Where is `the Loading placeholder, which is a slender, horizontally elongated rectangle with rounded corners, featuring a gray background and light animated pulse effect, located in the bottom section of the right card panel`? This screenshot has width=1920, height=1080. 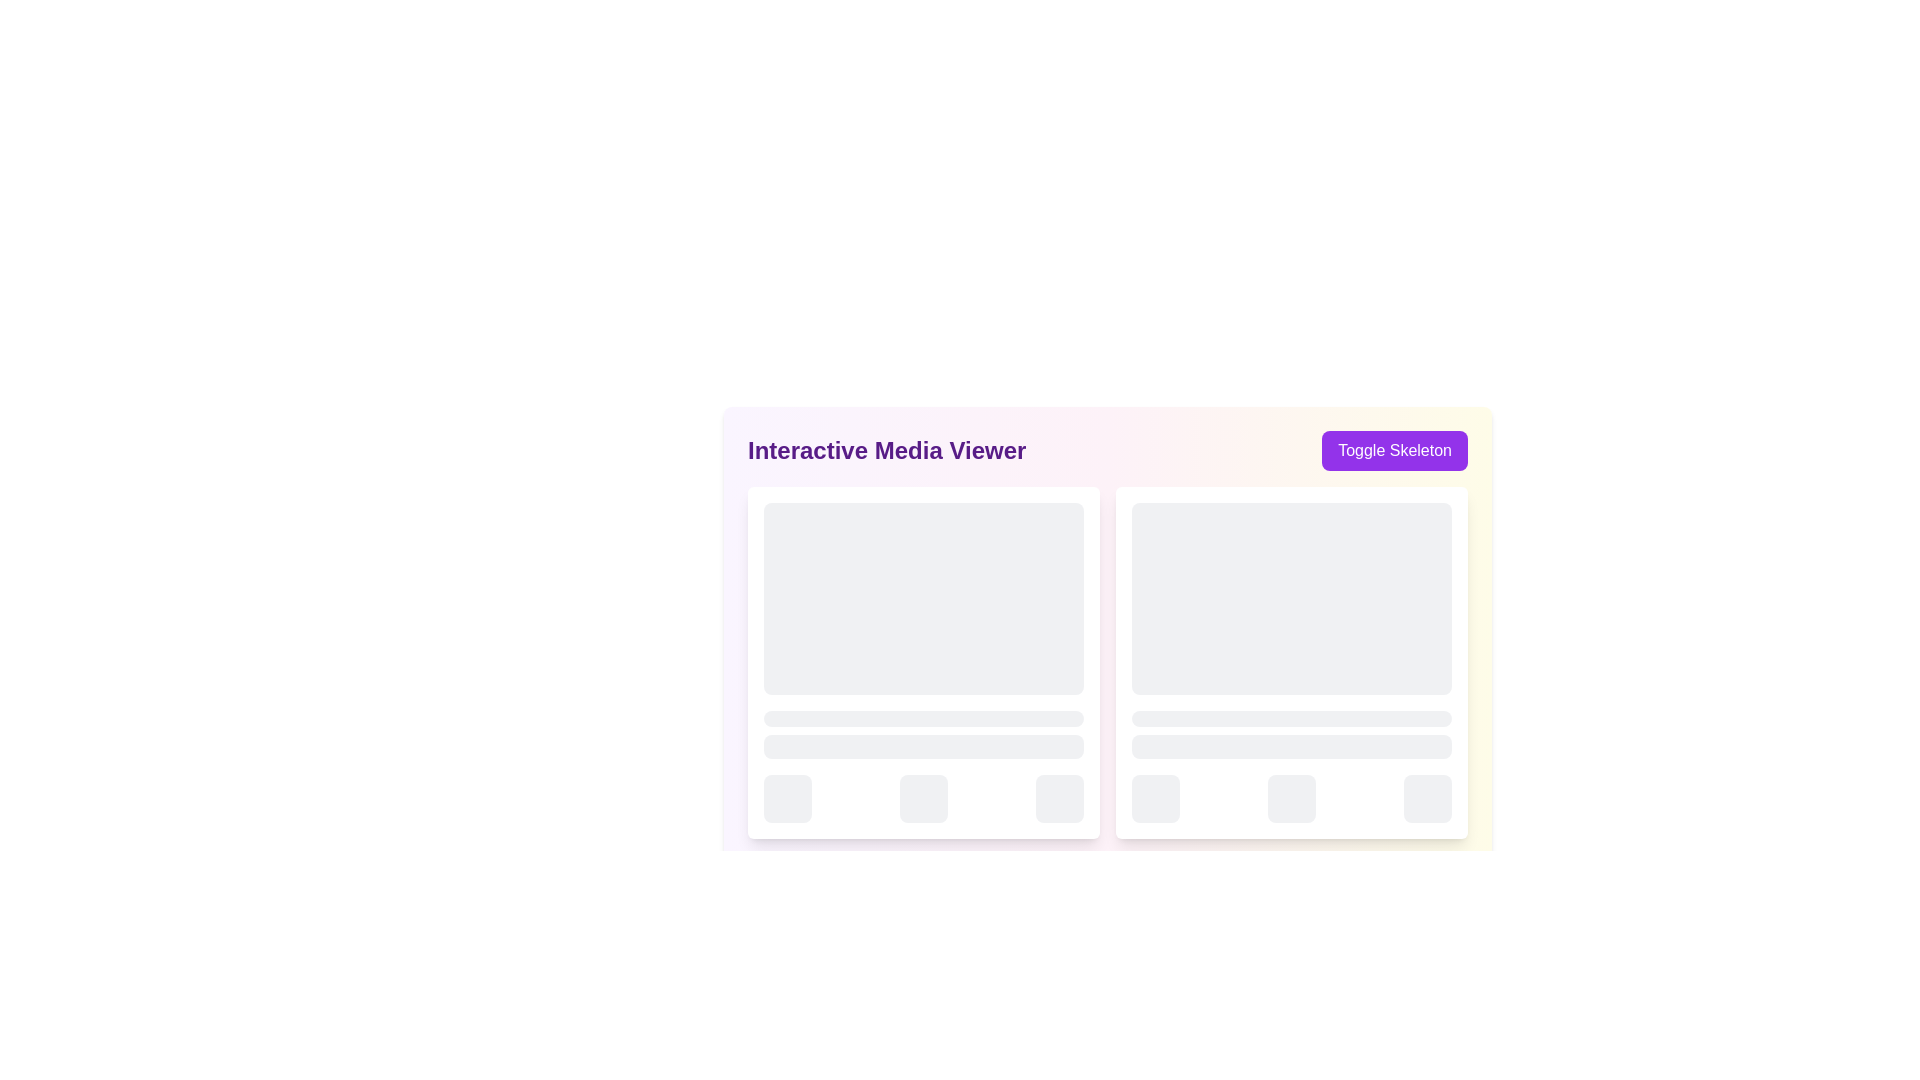 the Loading placeholder, which is a slender, horizontally elongated rectangle with rounded corners, featuring a gray background and light animated pulse effect, located in the bottom section of the right card panel is located at coordinates (1291, 717).